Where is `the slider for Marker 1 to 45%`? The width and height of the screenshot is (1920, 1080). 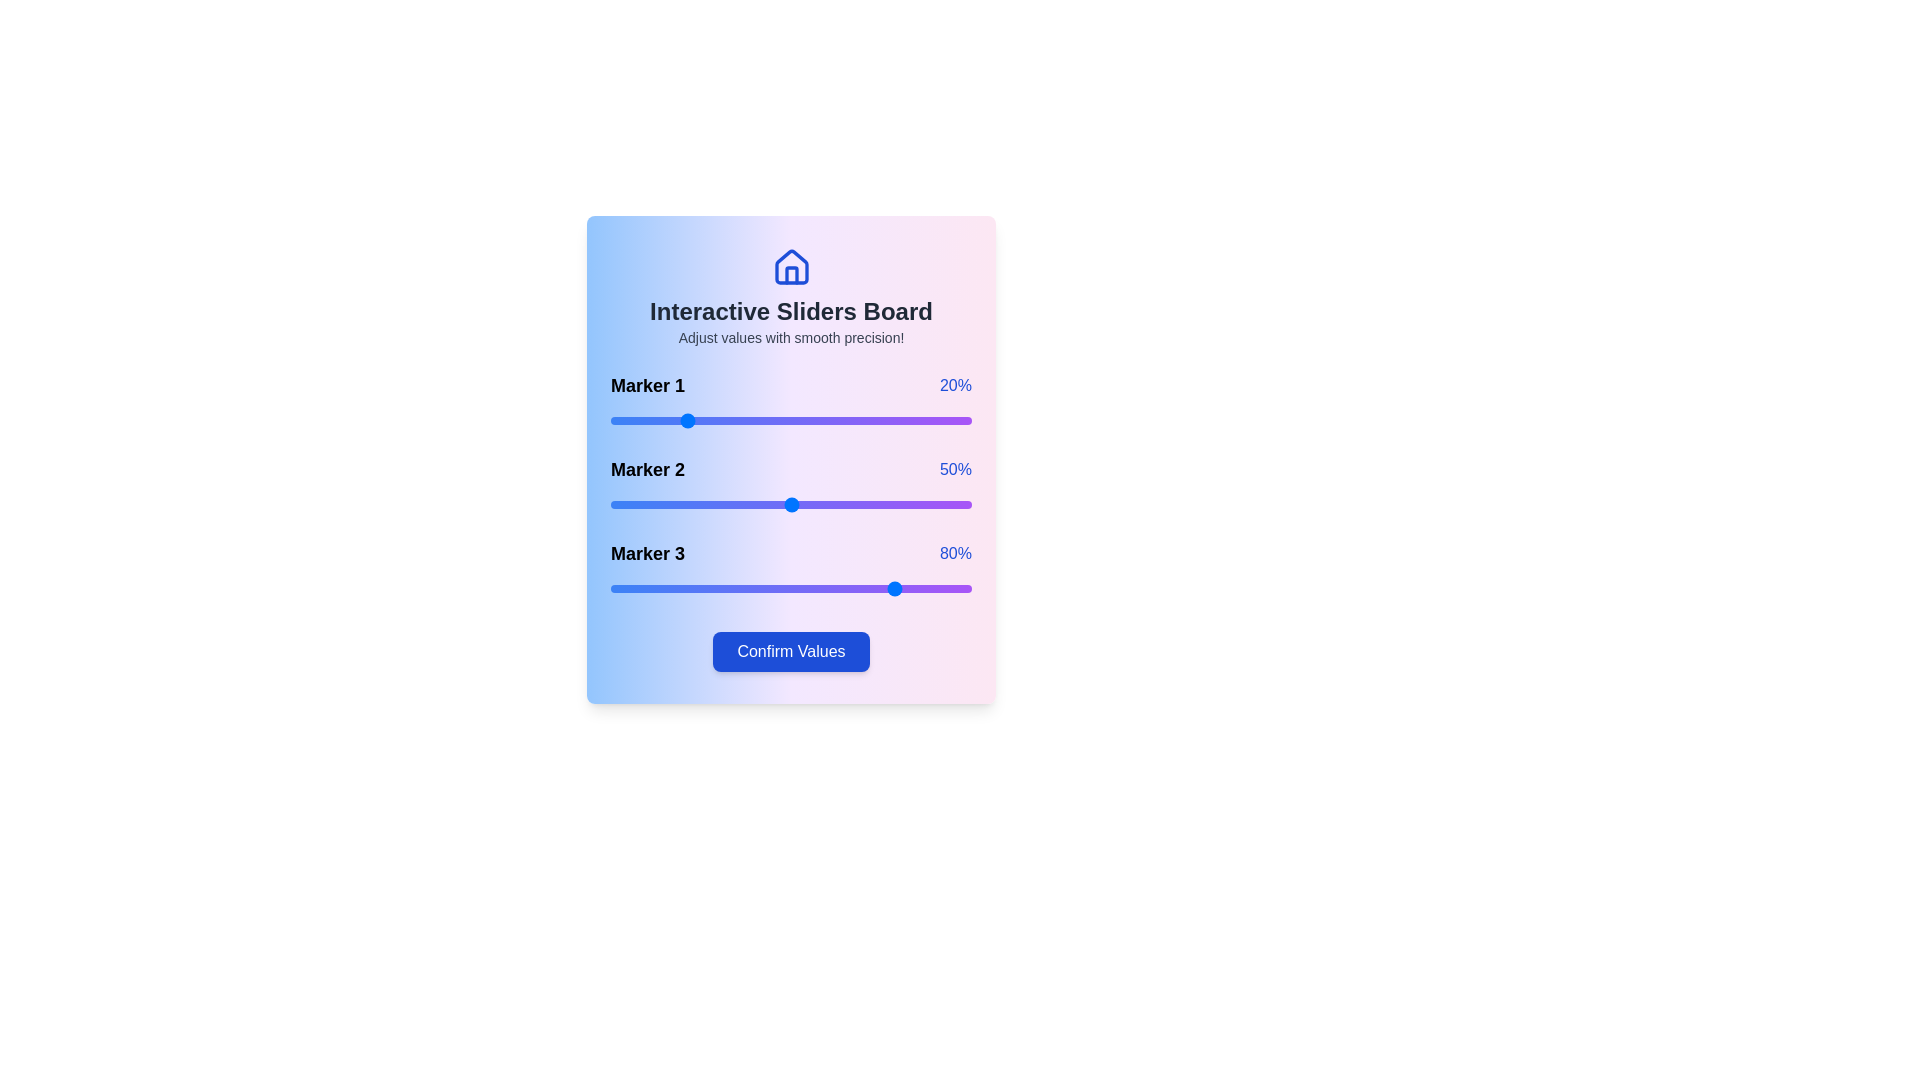 the slider for Marker 1 to 45% is located at coordinates (772, 419).